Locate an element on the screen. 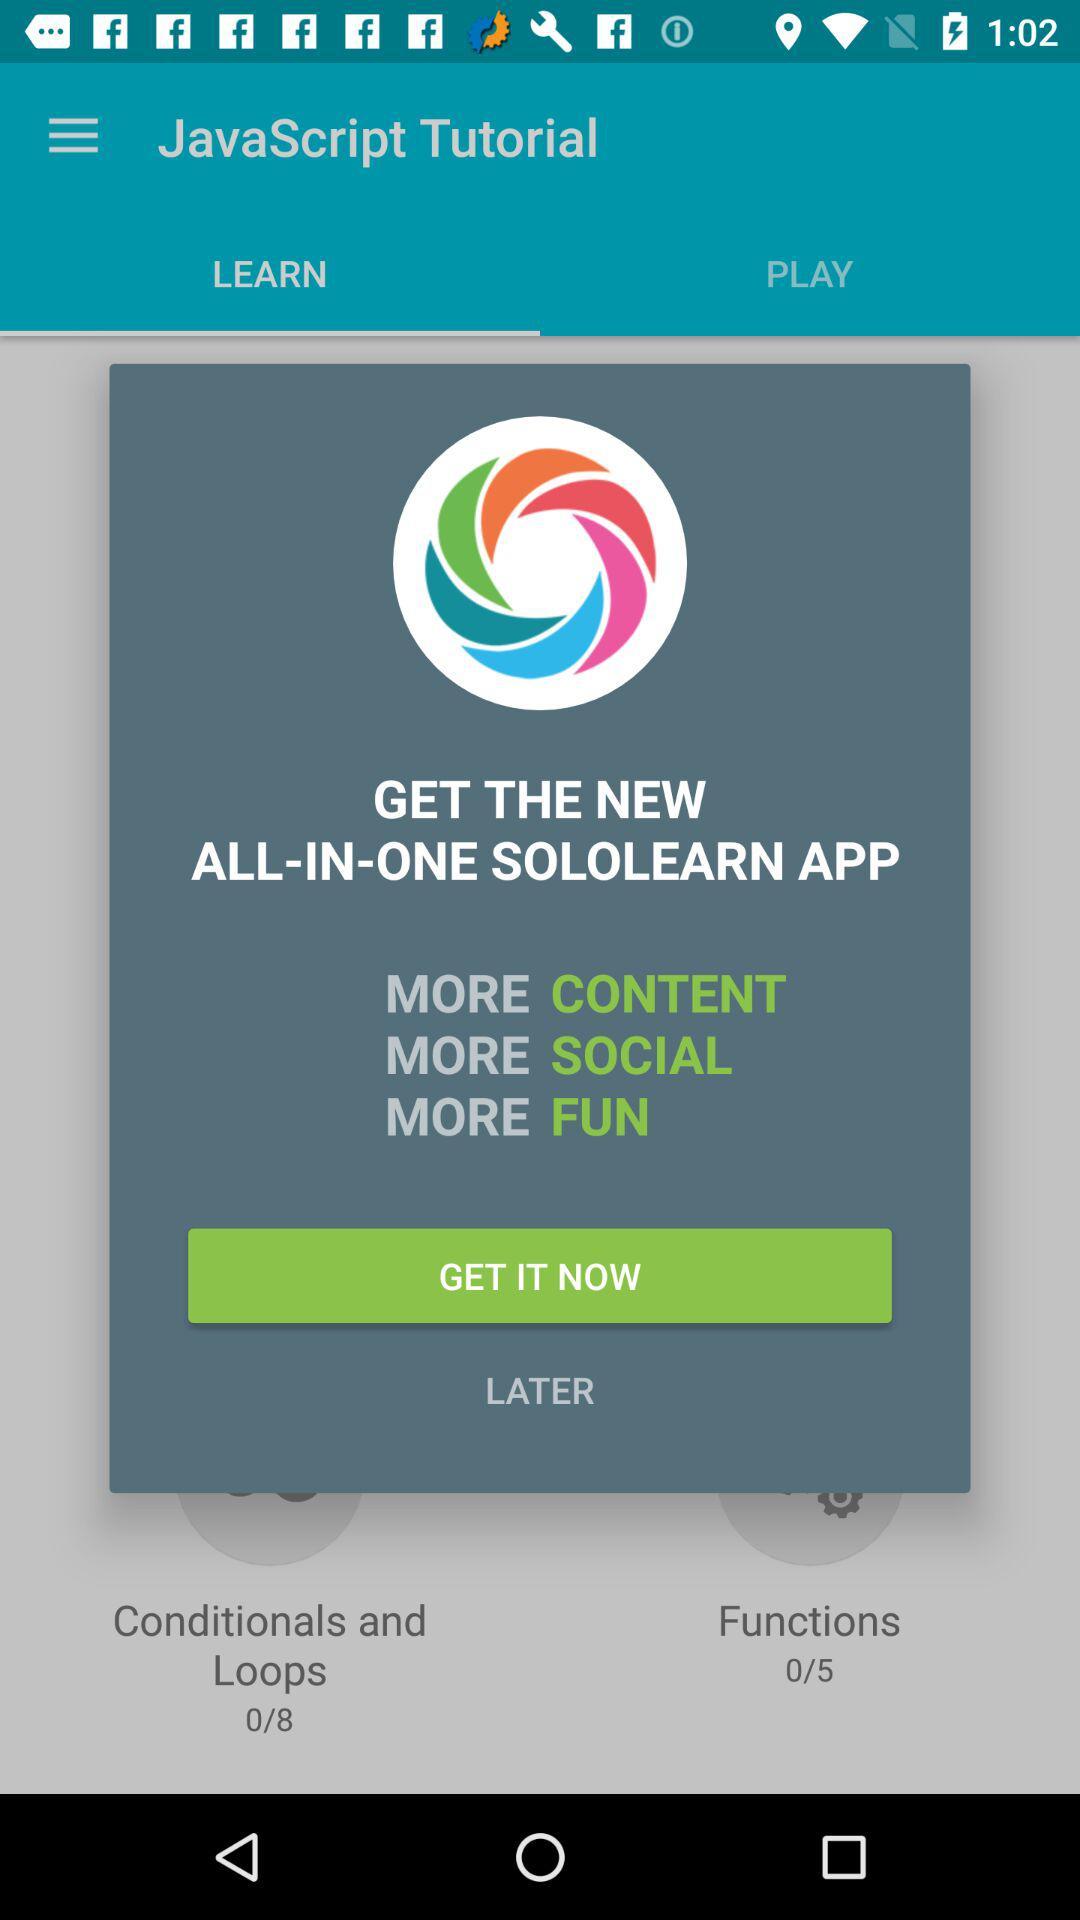 The width and height of the screenshot is (1080, 1920). item below the get it now item is located at coordinates (540, 1388).